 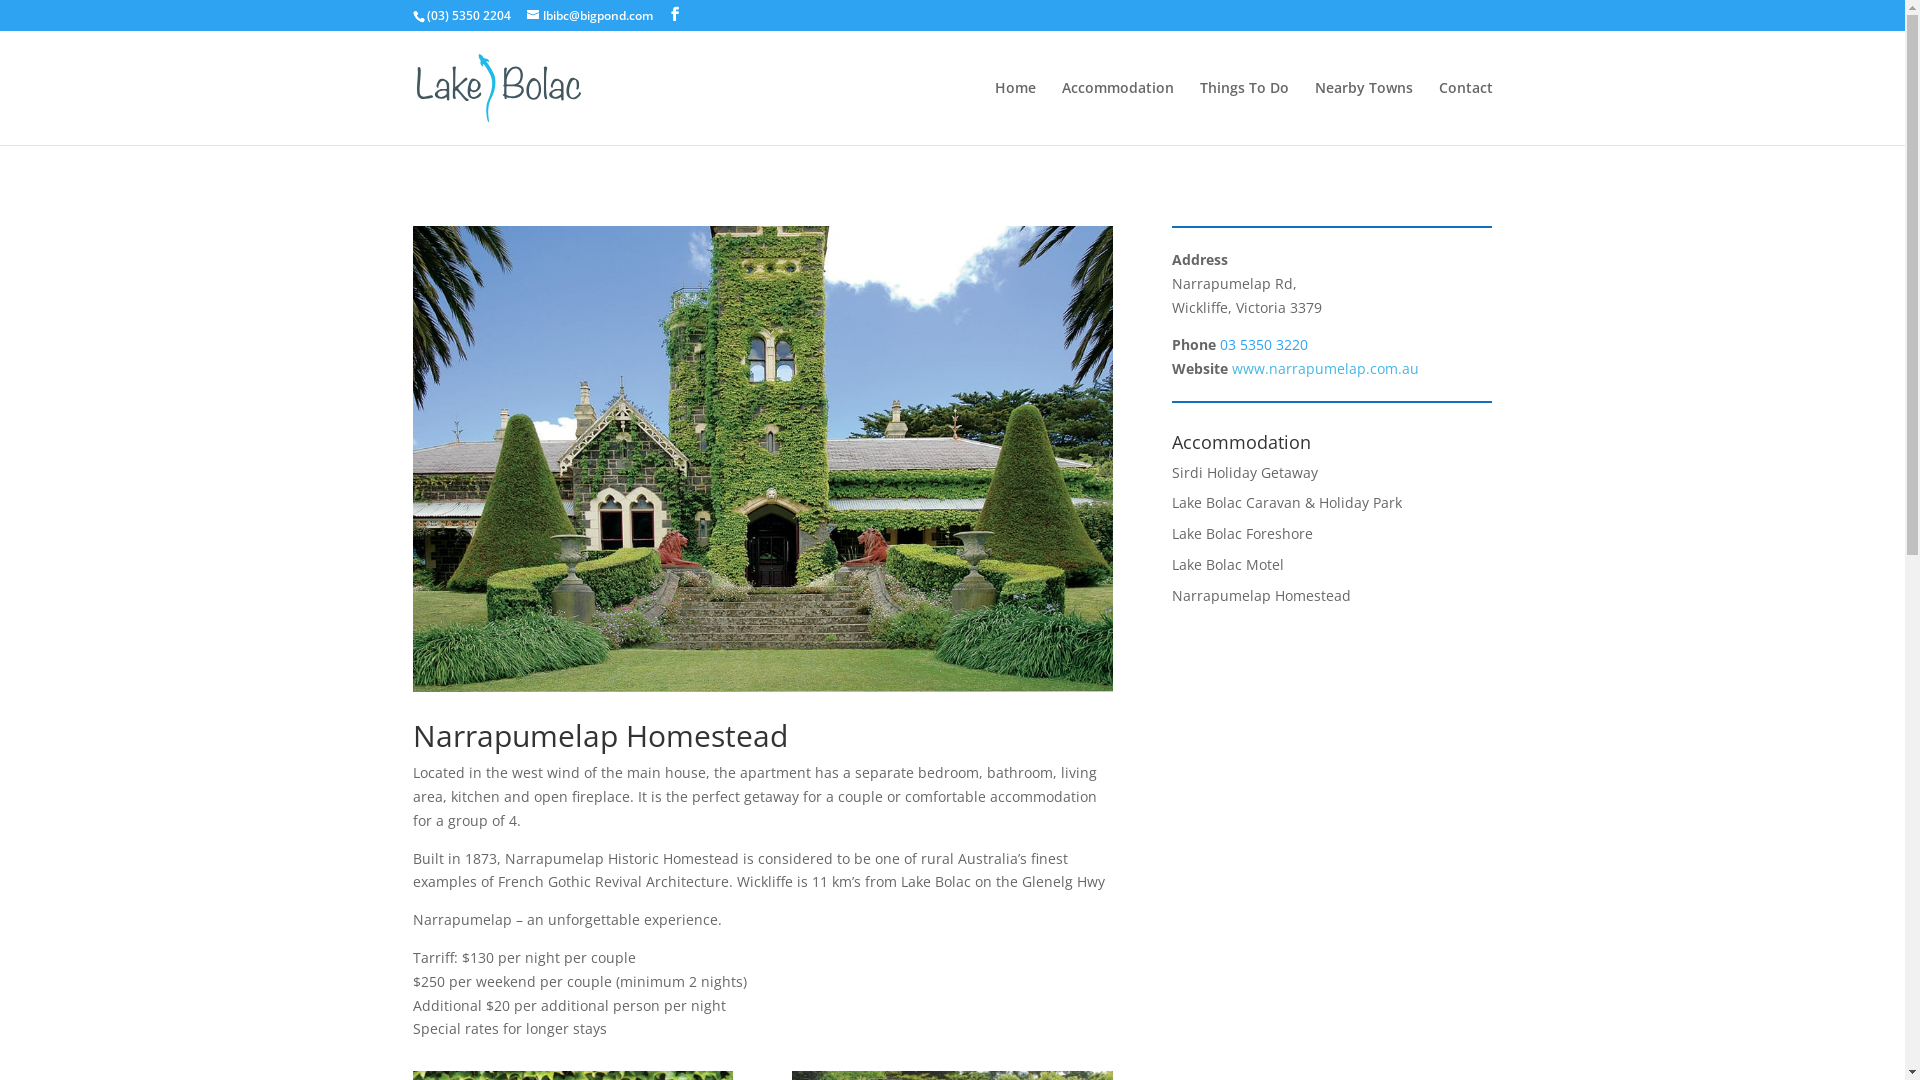 What do you see at coordinates (1171, 472) in the screenshot?
I see `'Sirdi Holiday Getaway'` at bounding box center [1171, 472].